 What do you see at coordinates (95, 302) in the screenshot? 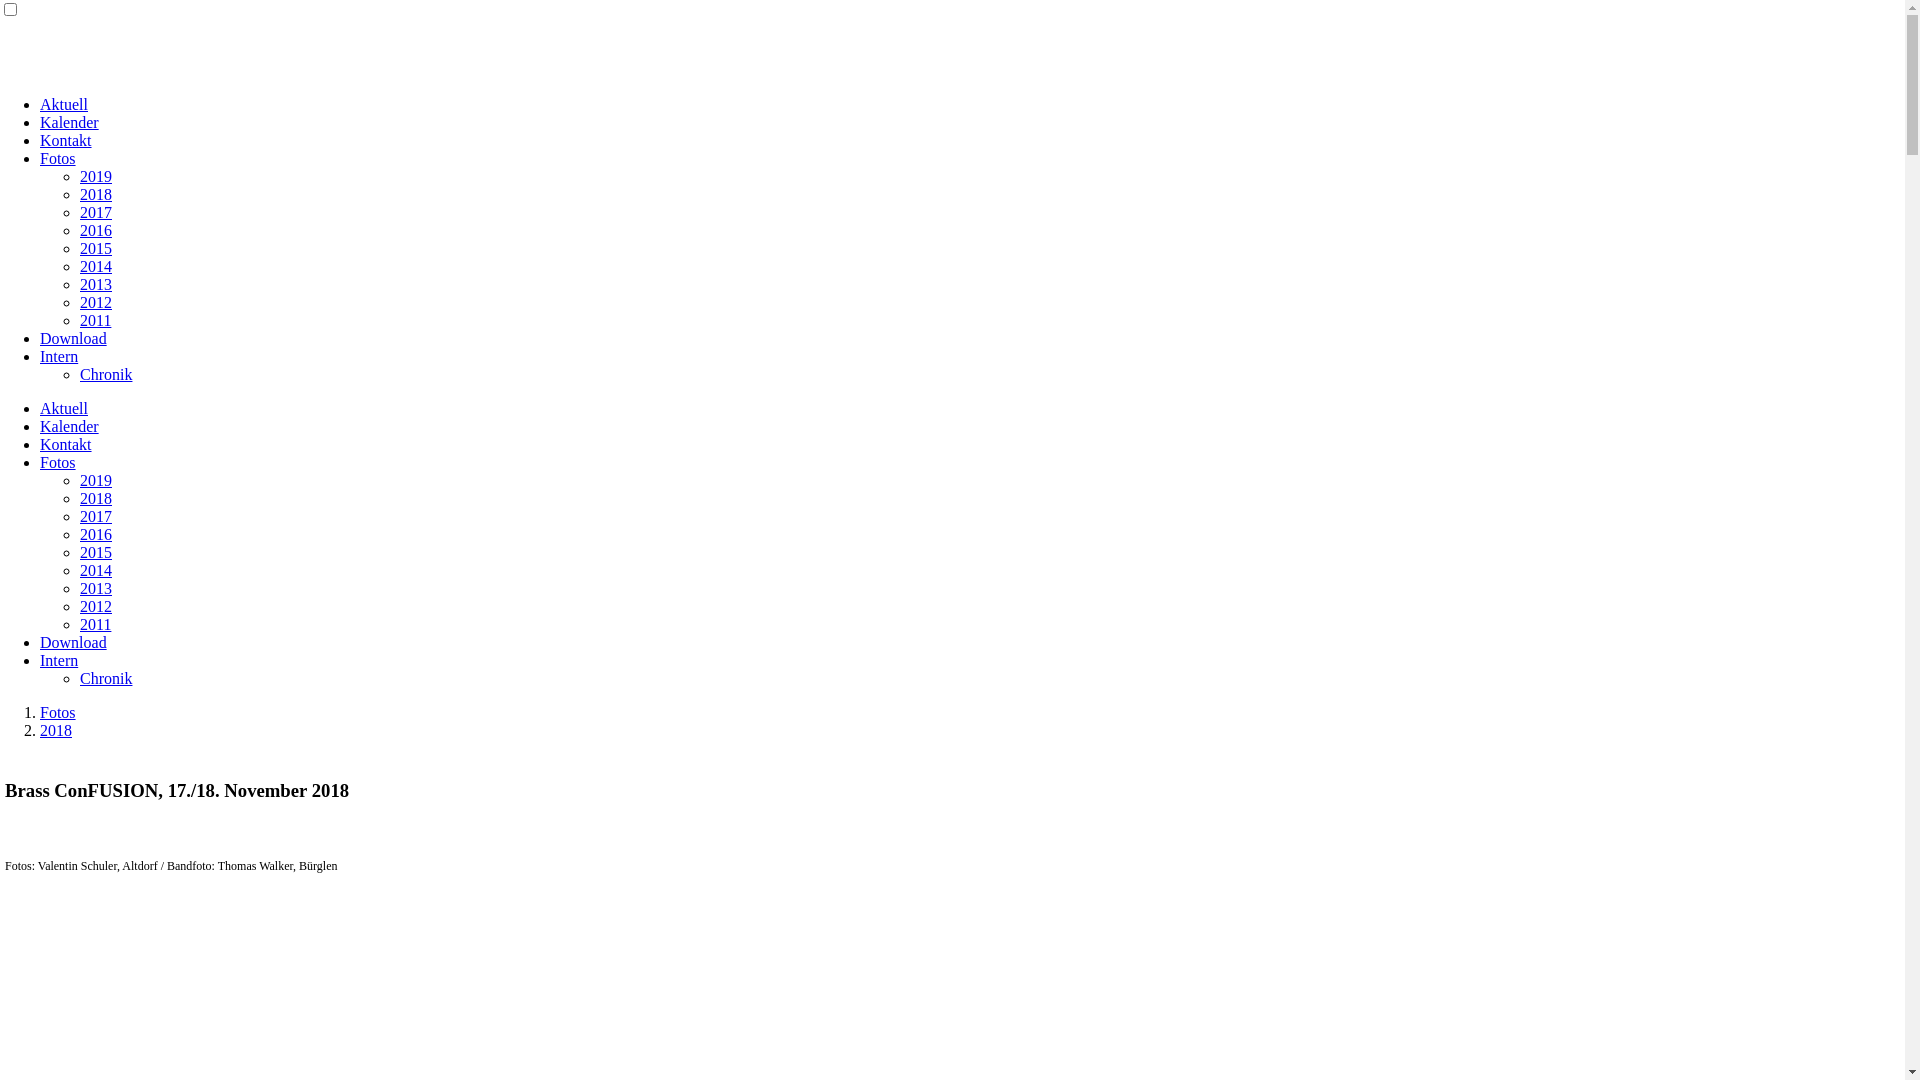
I see `'2012'` at bounding box center [95, 302].